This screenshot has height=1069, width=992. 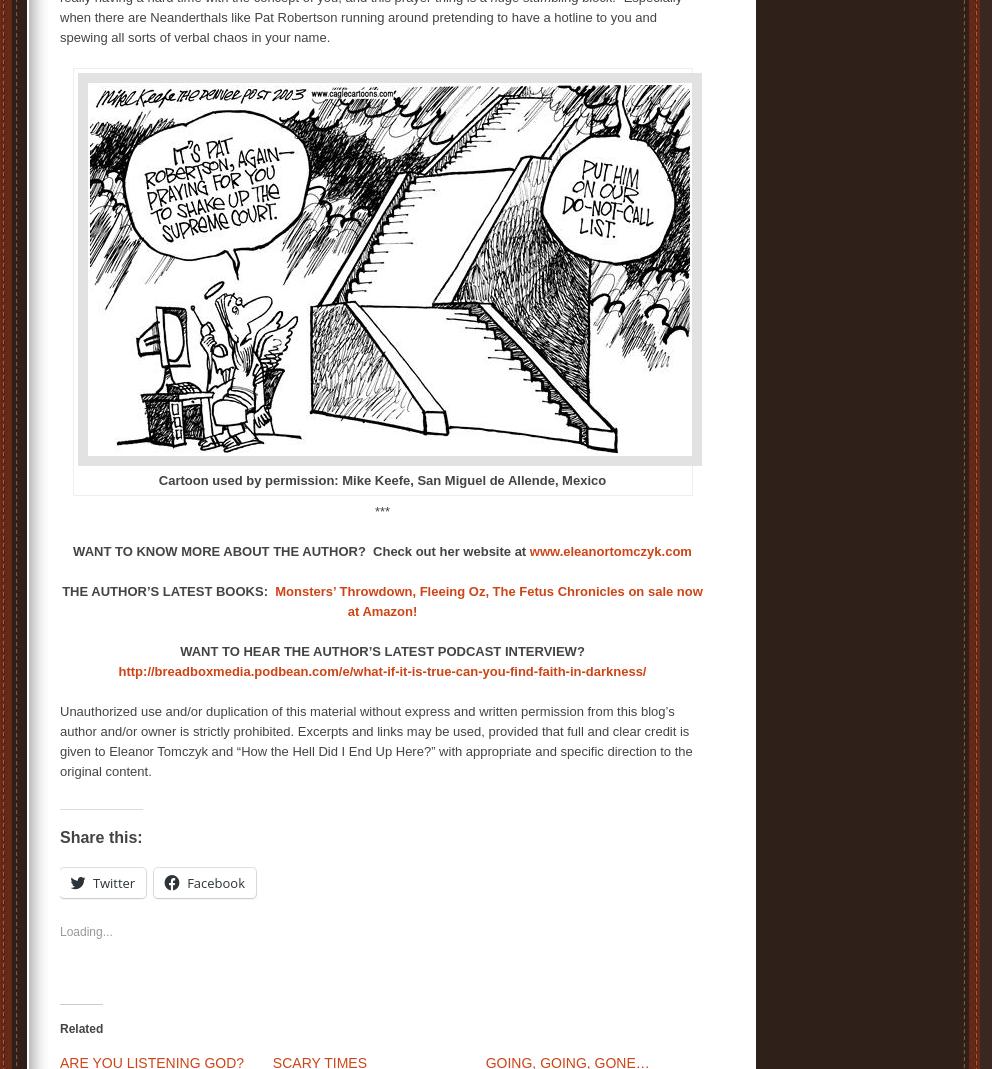 I want to click on 'Unauthorized use and/or duplication of this material without express and written permission from this blog’s author and/or owner is strictly prohibited. Excerpts and links may be used, provided that full and clear credit is given to Eleanor Tomczyk and “How the Hell Did I End Up Here?” with appropriate and specific direction to the original content.', so click(x=60, y=740).